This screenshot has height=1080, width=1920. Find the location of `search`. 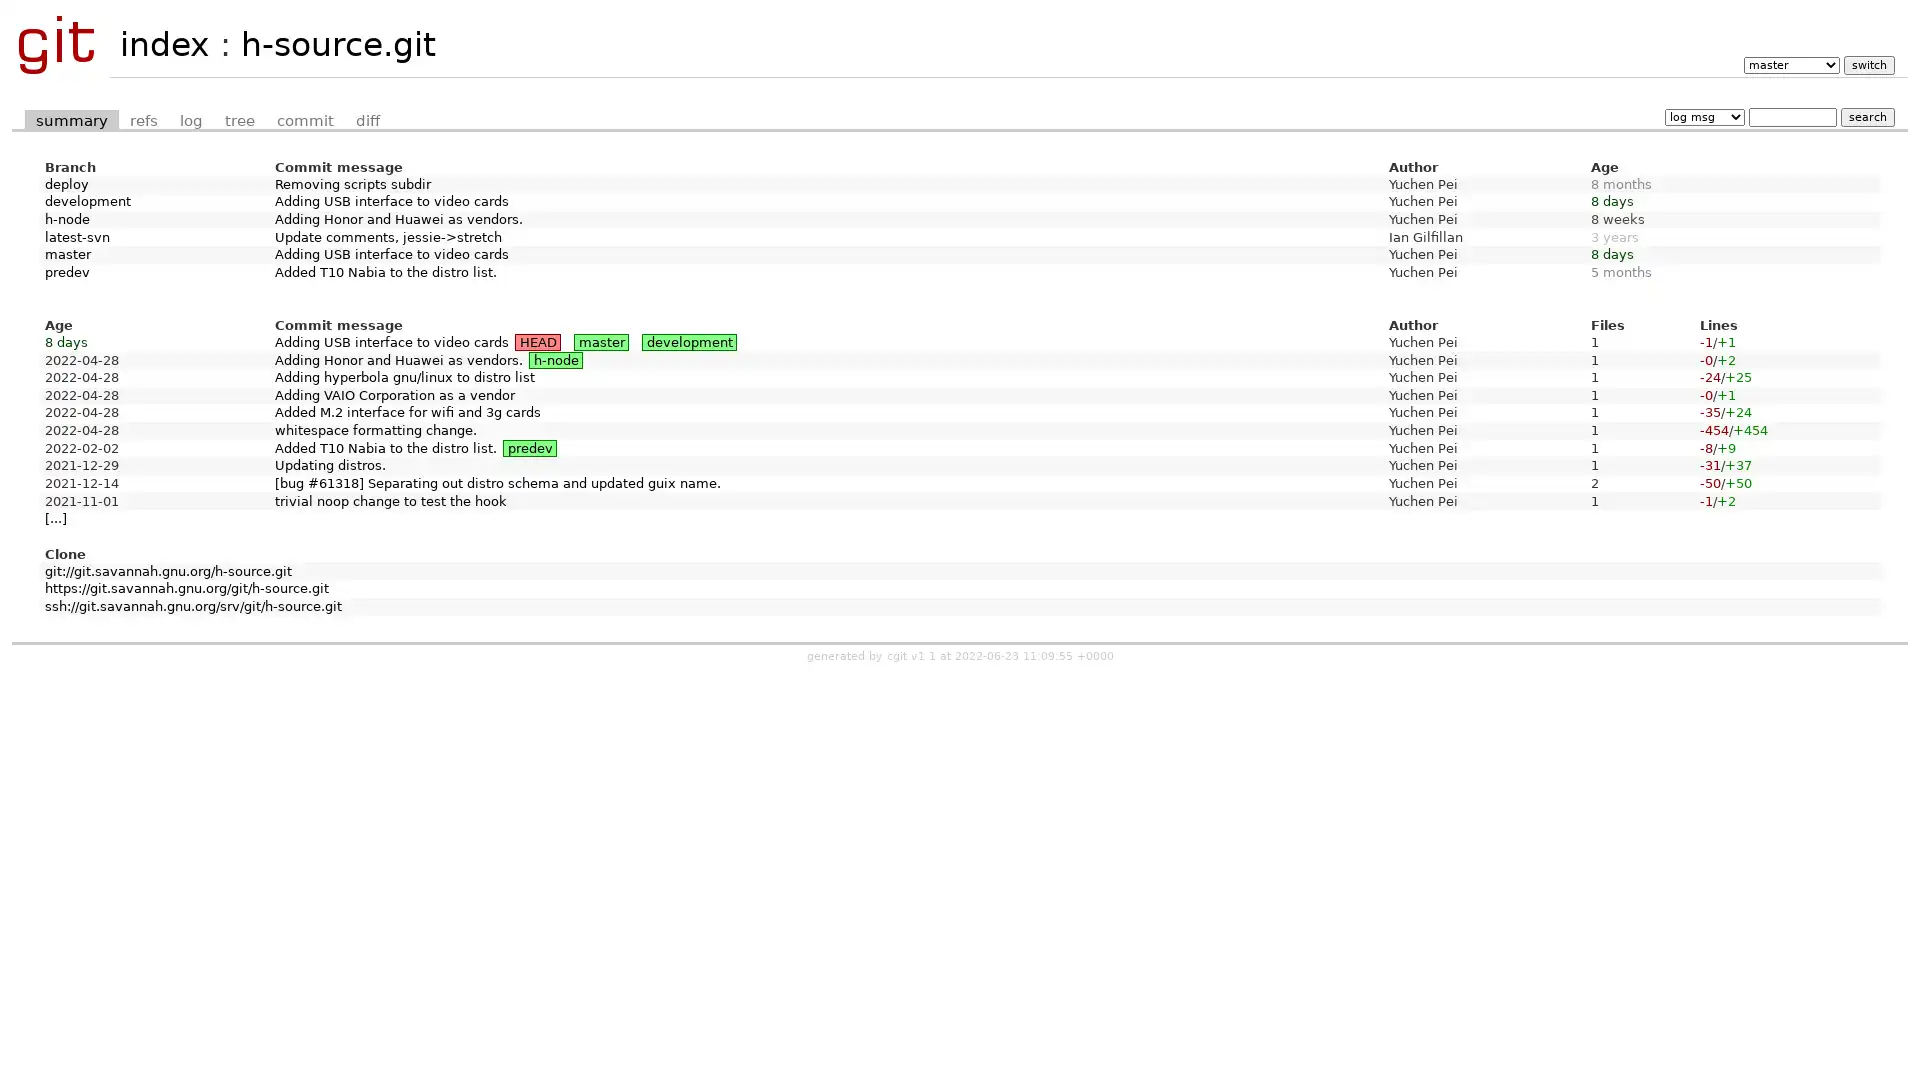

search is located at coordinates (1866, 116).